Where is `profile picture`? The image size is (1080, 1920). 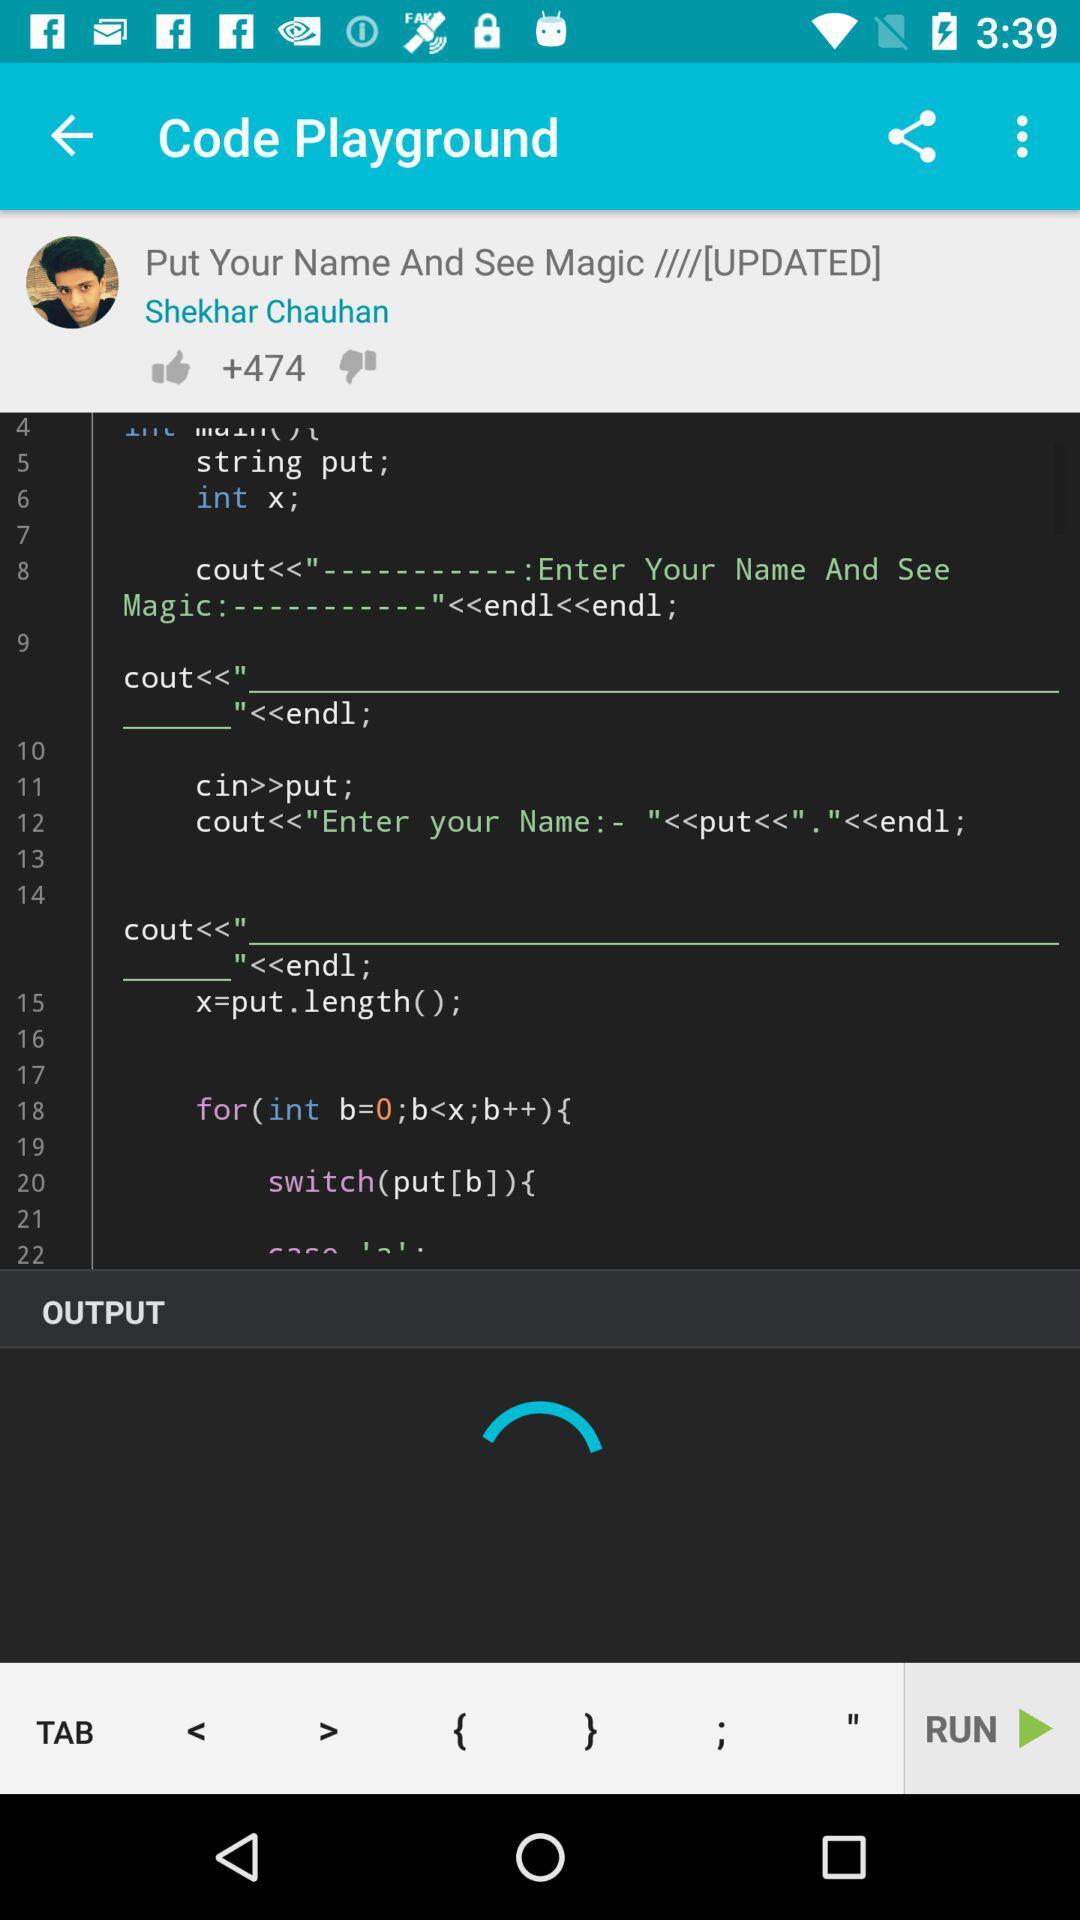
profile picture is located at coordinates (71, 281).